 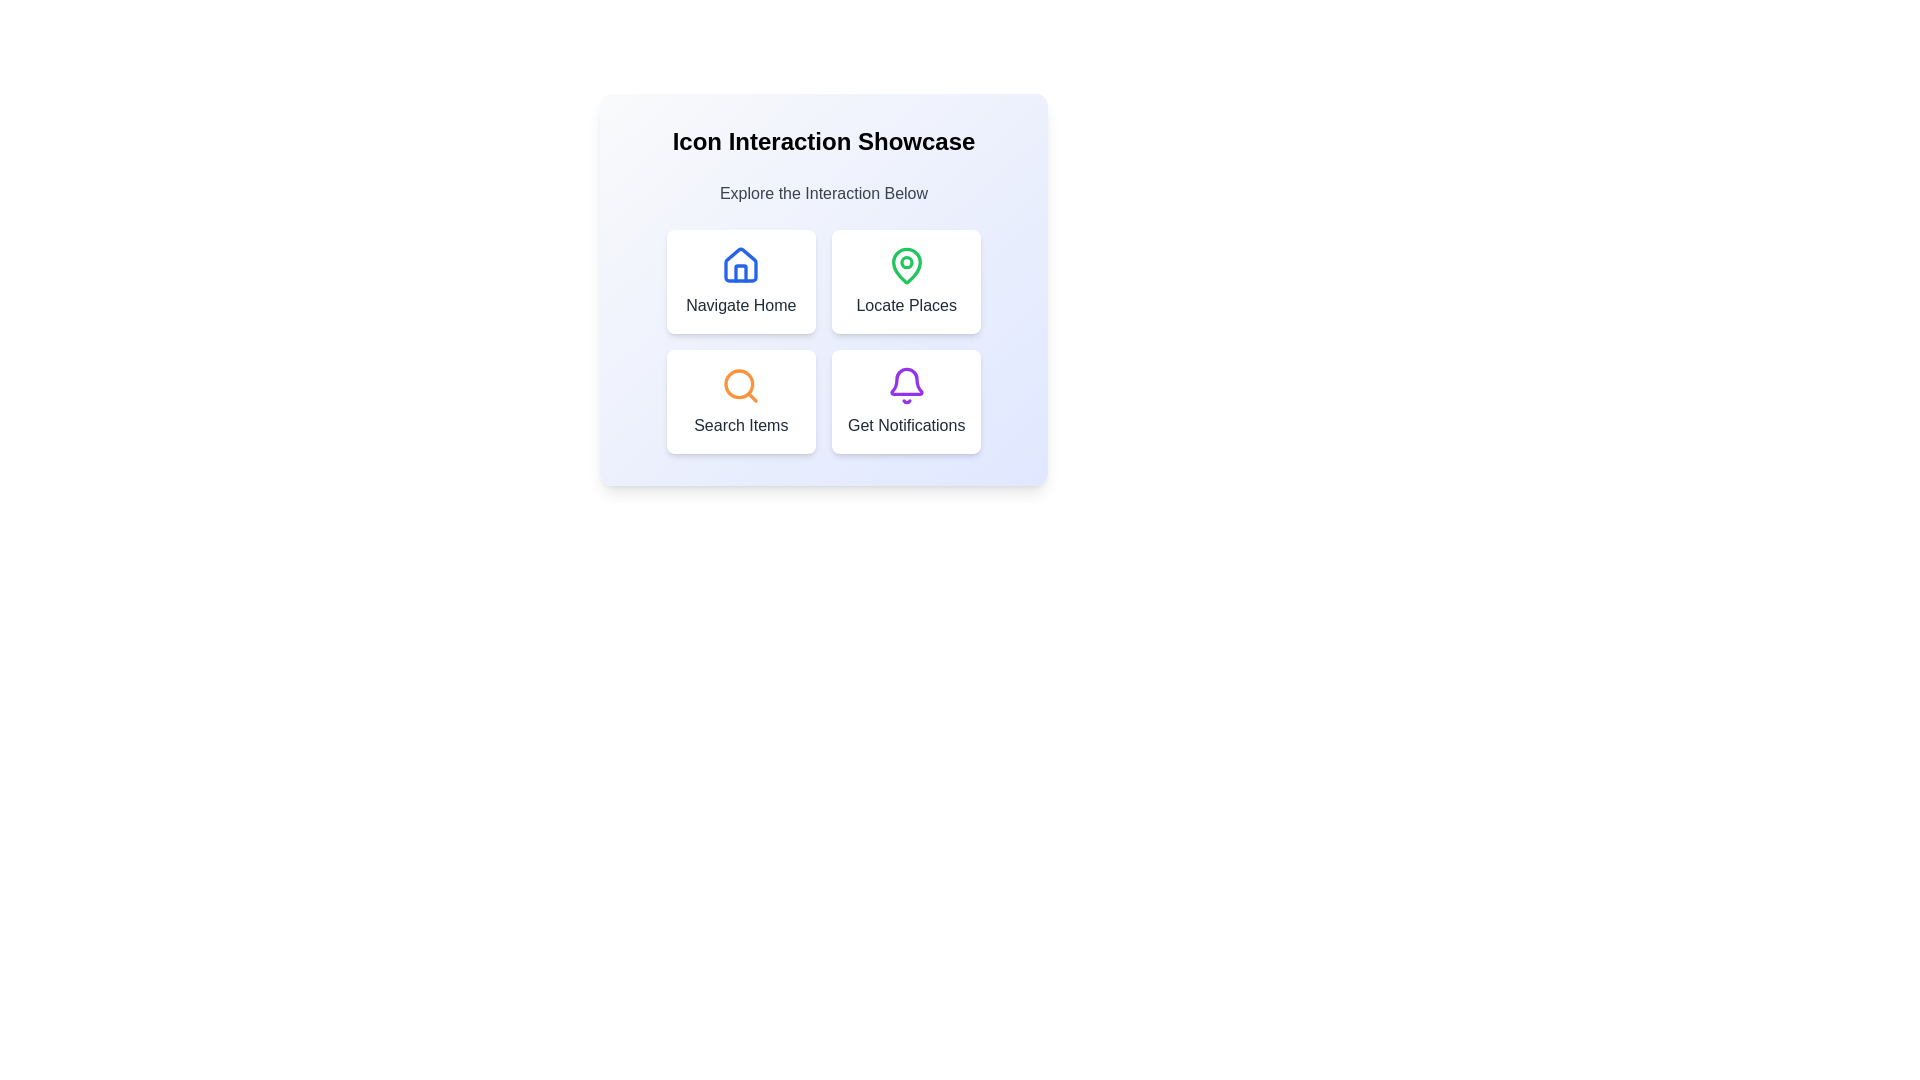 What do you see at coordinates (905, 265) in the screenshot?
I see `the map pin icon with a green outline located in the 'Locate Places' card` at bounding box center [905, 265].